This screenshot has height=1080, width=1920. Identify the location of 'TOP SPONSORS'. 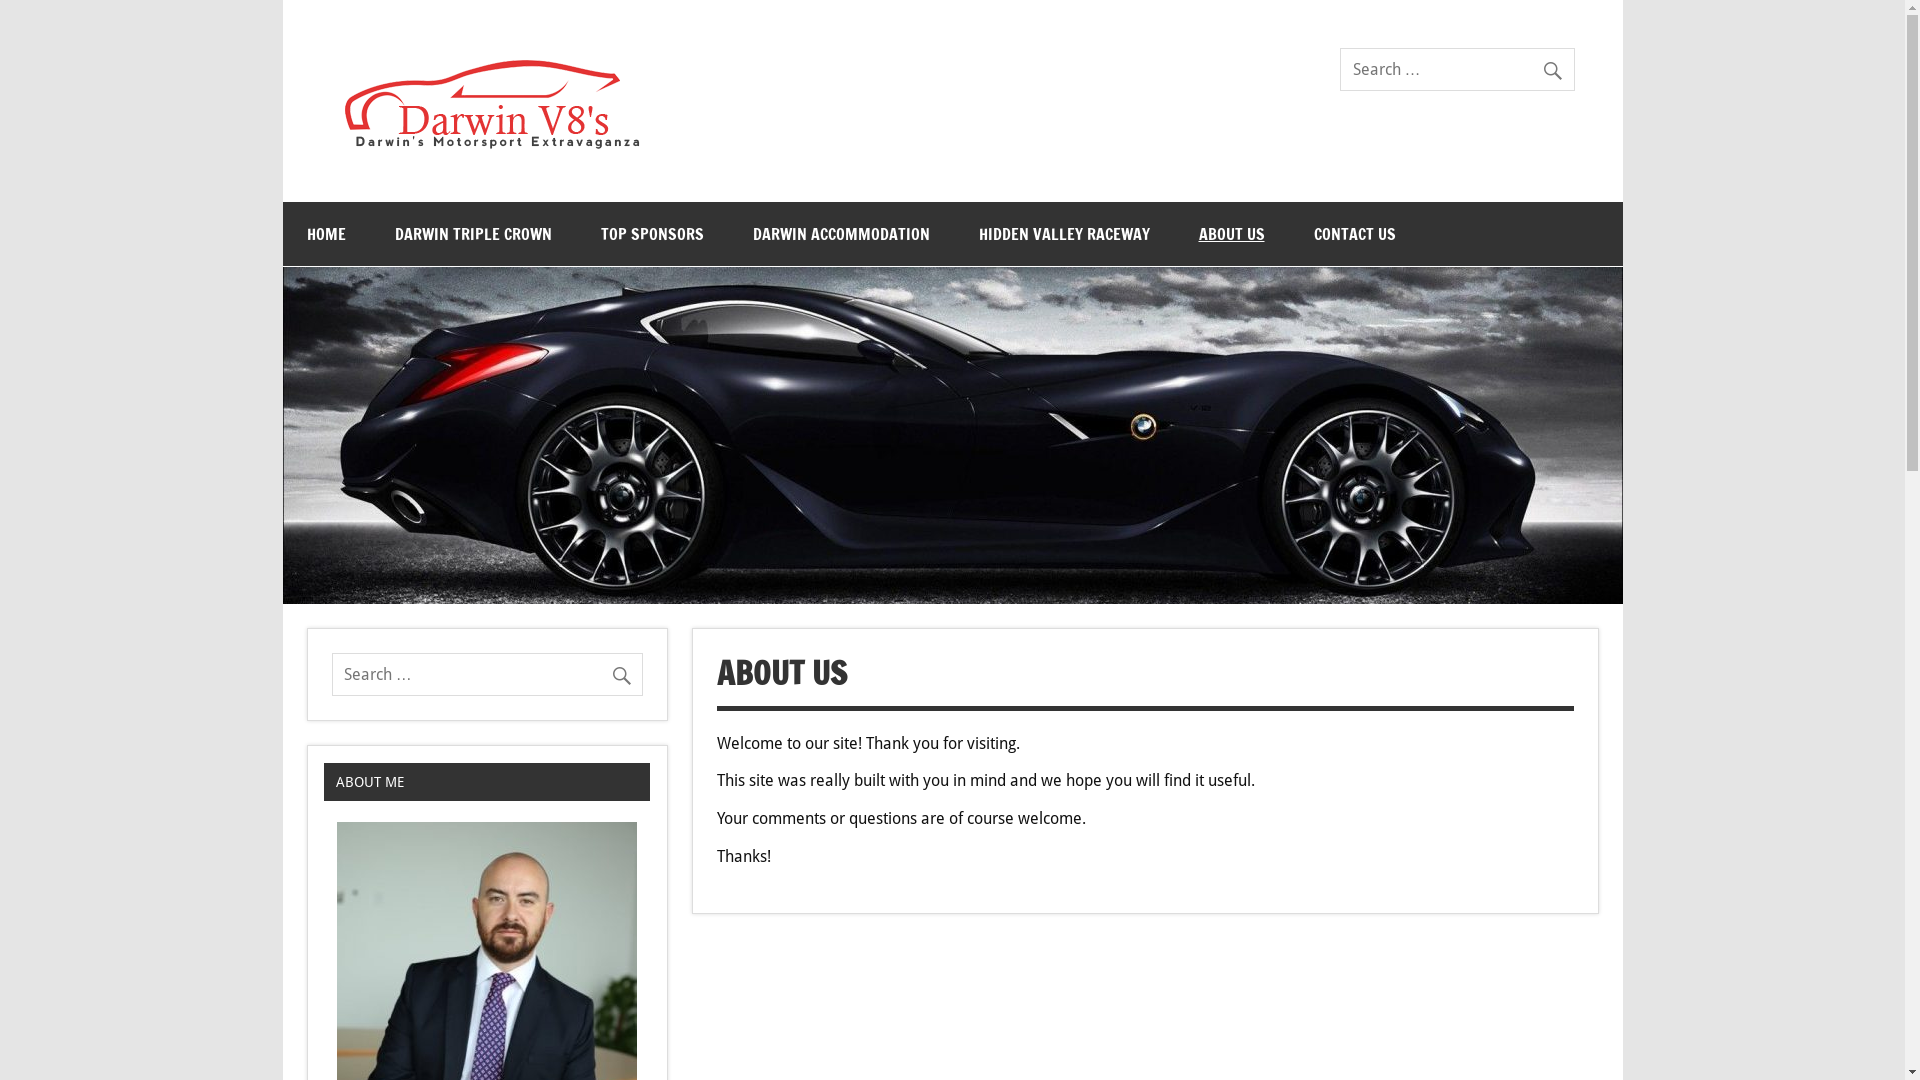
(651, 233).